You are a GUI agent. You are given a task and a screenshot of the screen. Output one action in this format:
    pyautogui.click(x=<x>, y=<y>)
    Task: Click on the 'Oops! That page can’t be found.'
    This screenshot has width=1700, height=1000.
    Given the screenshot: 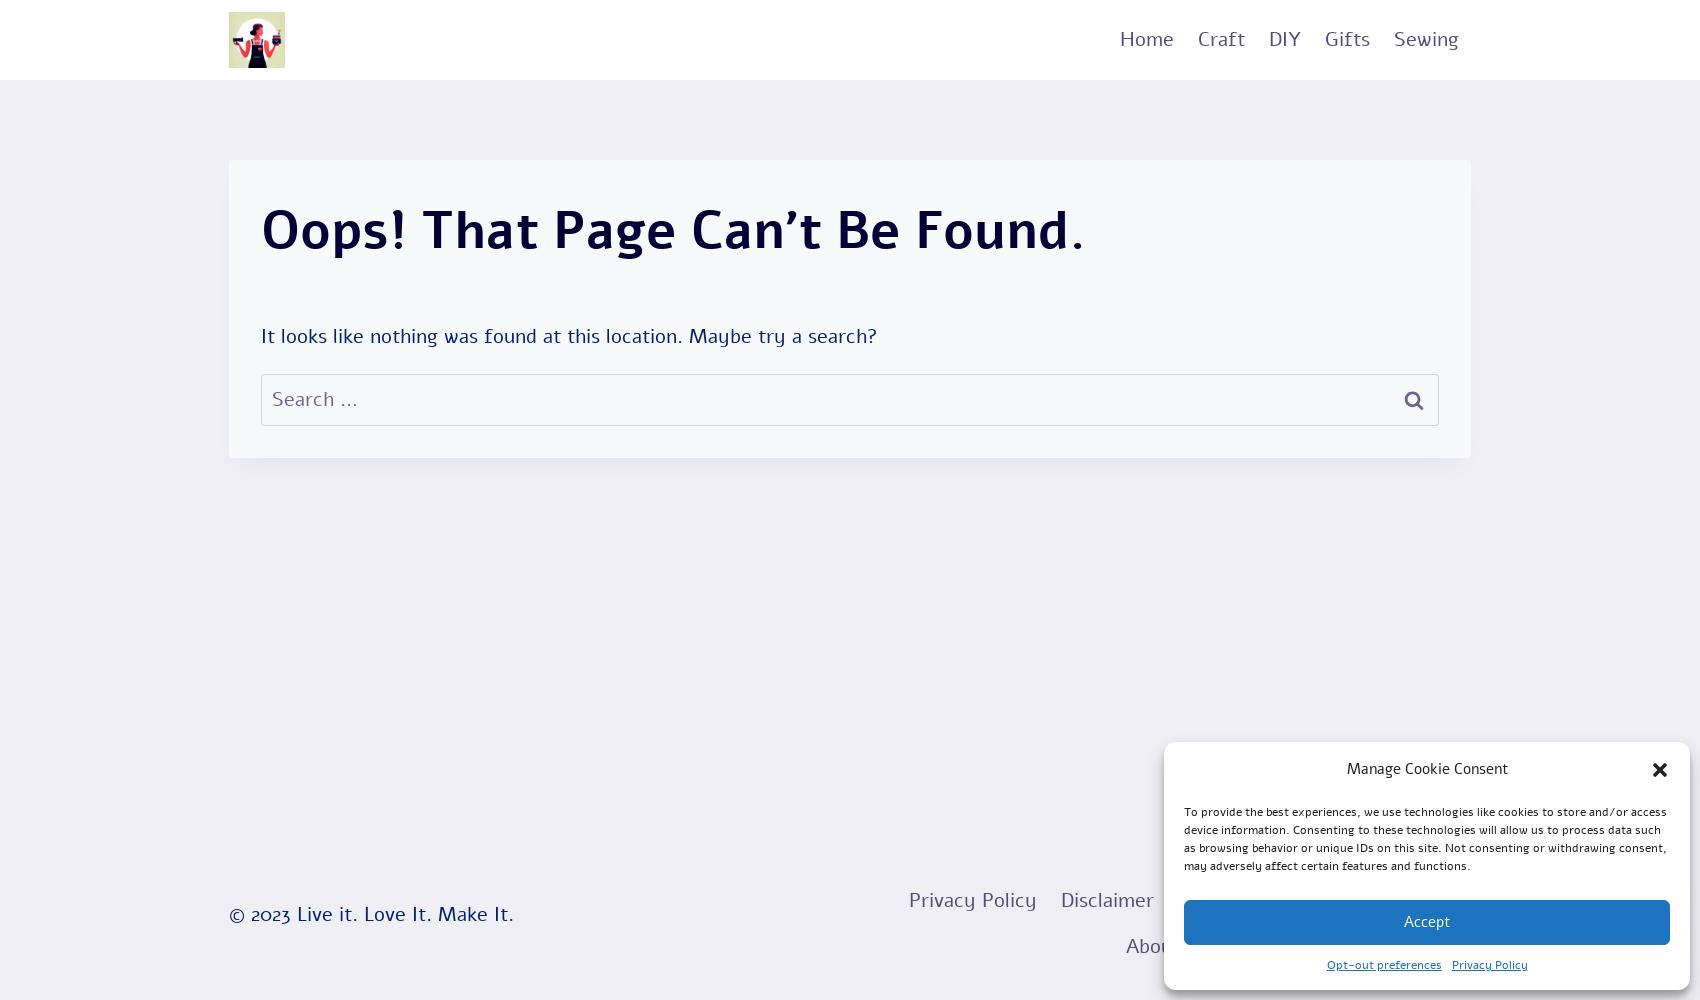 What is the action you would take?
    pyautogui.click(x=260, y=230)
    